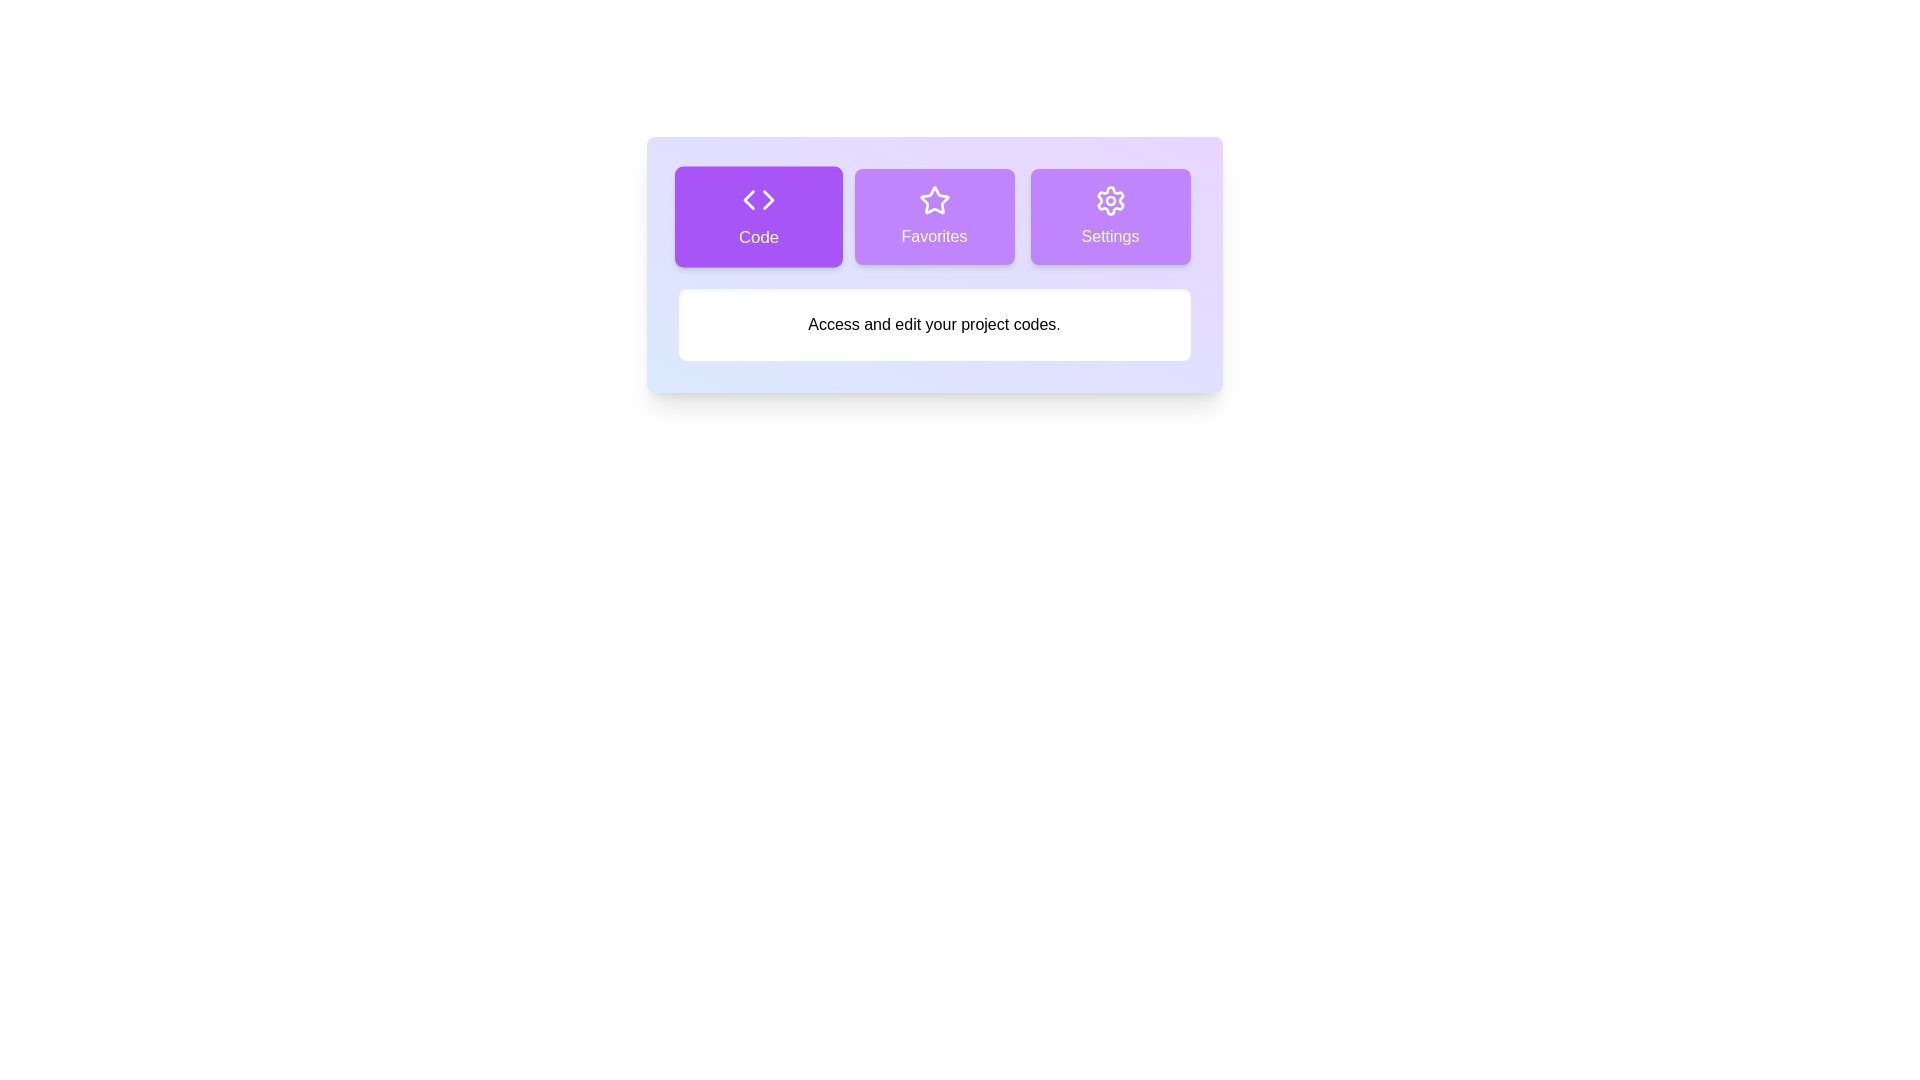 The width and height of the screenshot is (1920, 1080). What do you see at coordinates (757, 216) in the screenshot?
I see `the button labeled 'Code' with a purple background for keyboard interaction` at bounding box center [757, 216].